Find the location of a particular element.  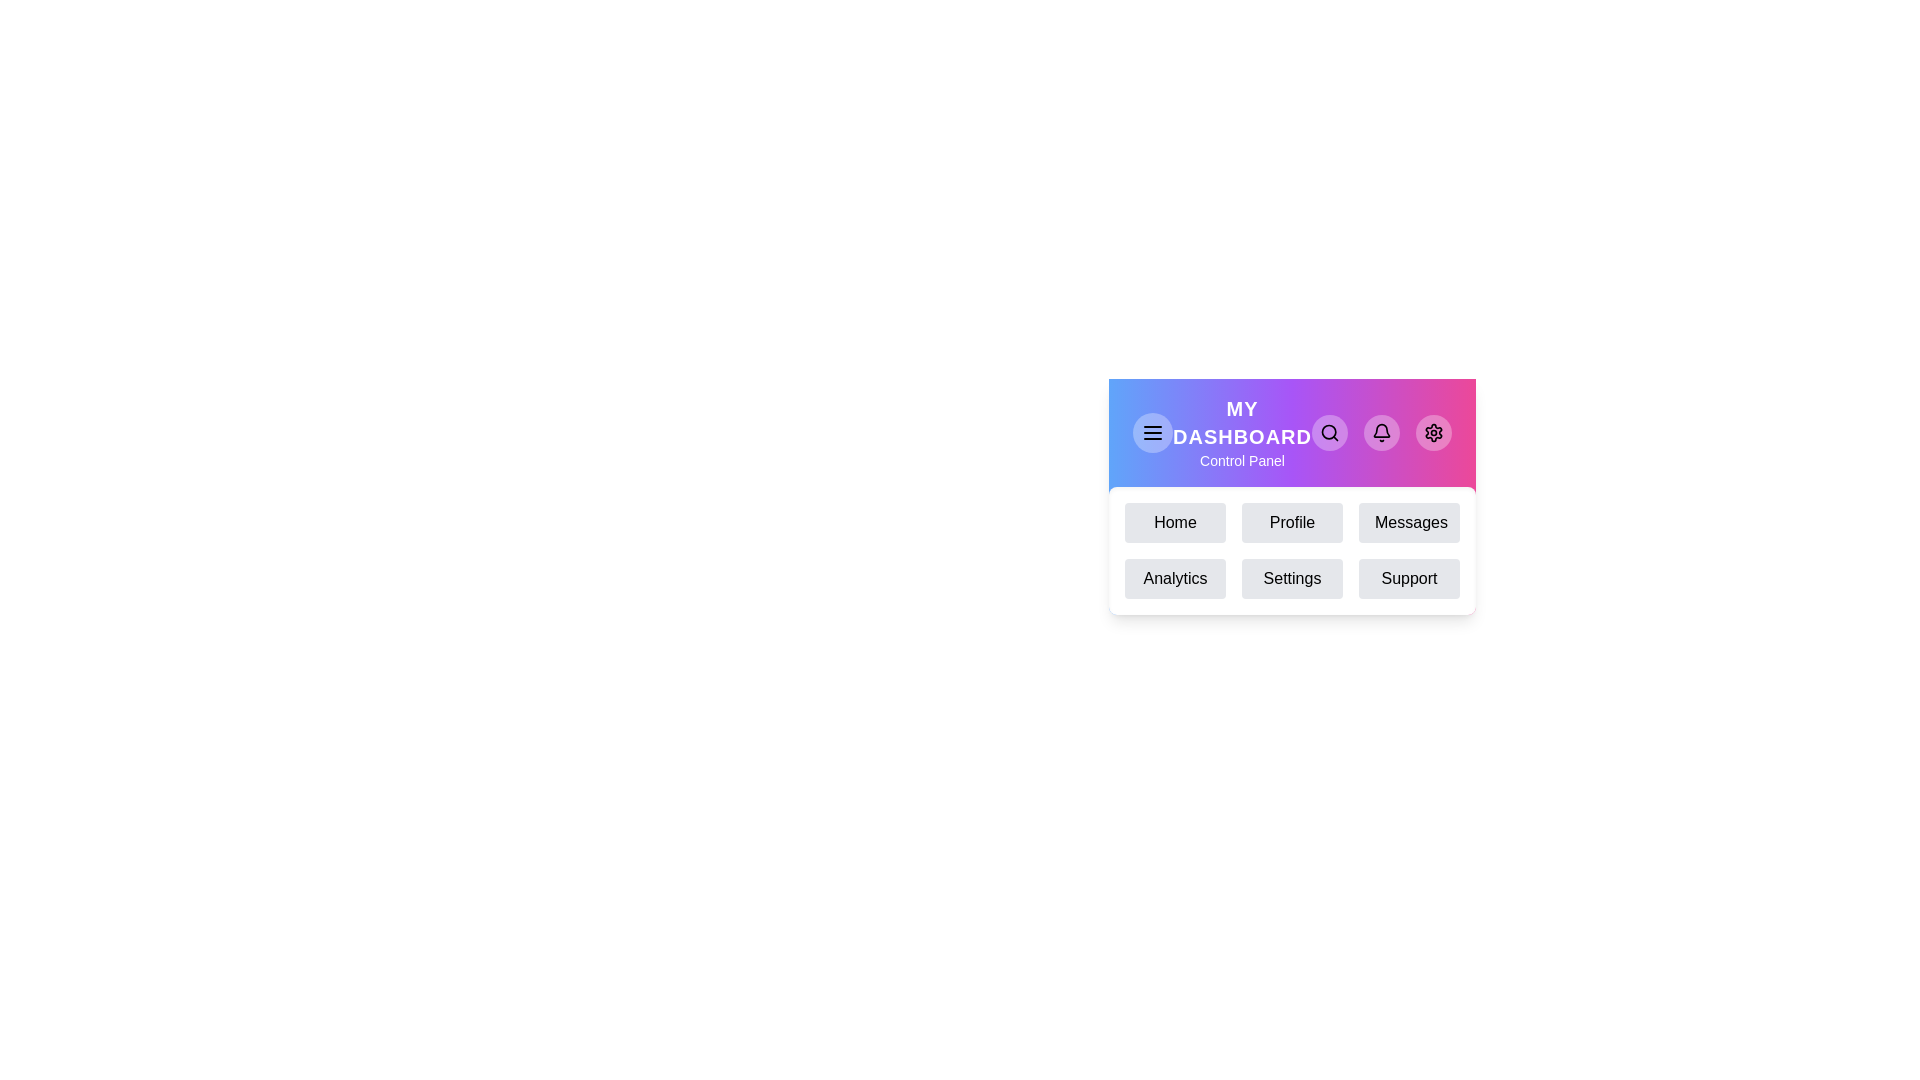

the menu item Messages to navigate to the corresponding section is located at coordinates (1408, 522).